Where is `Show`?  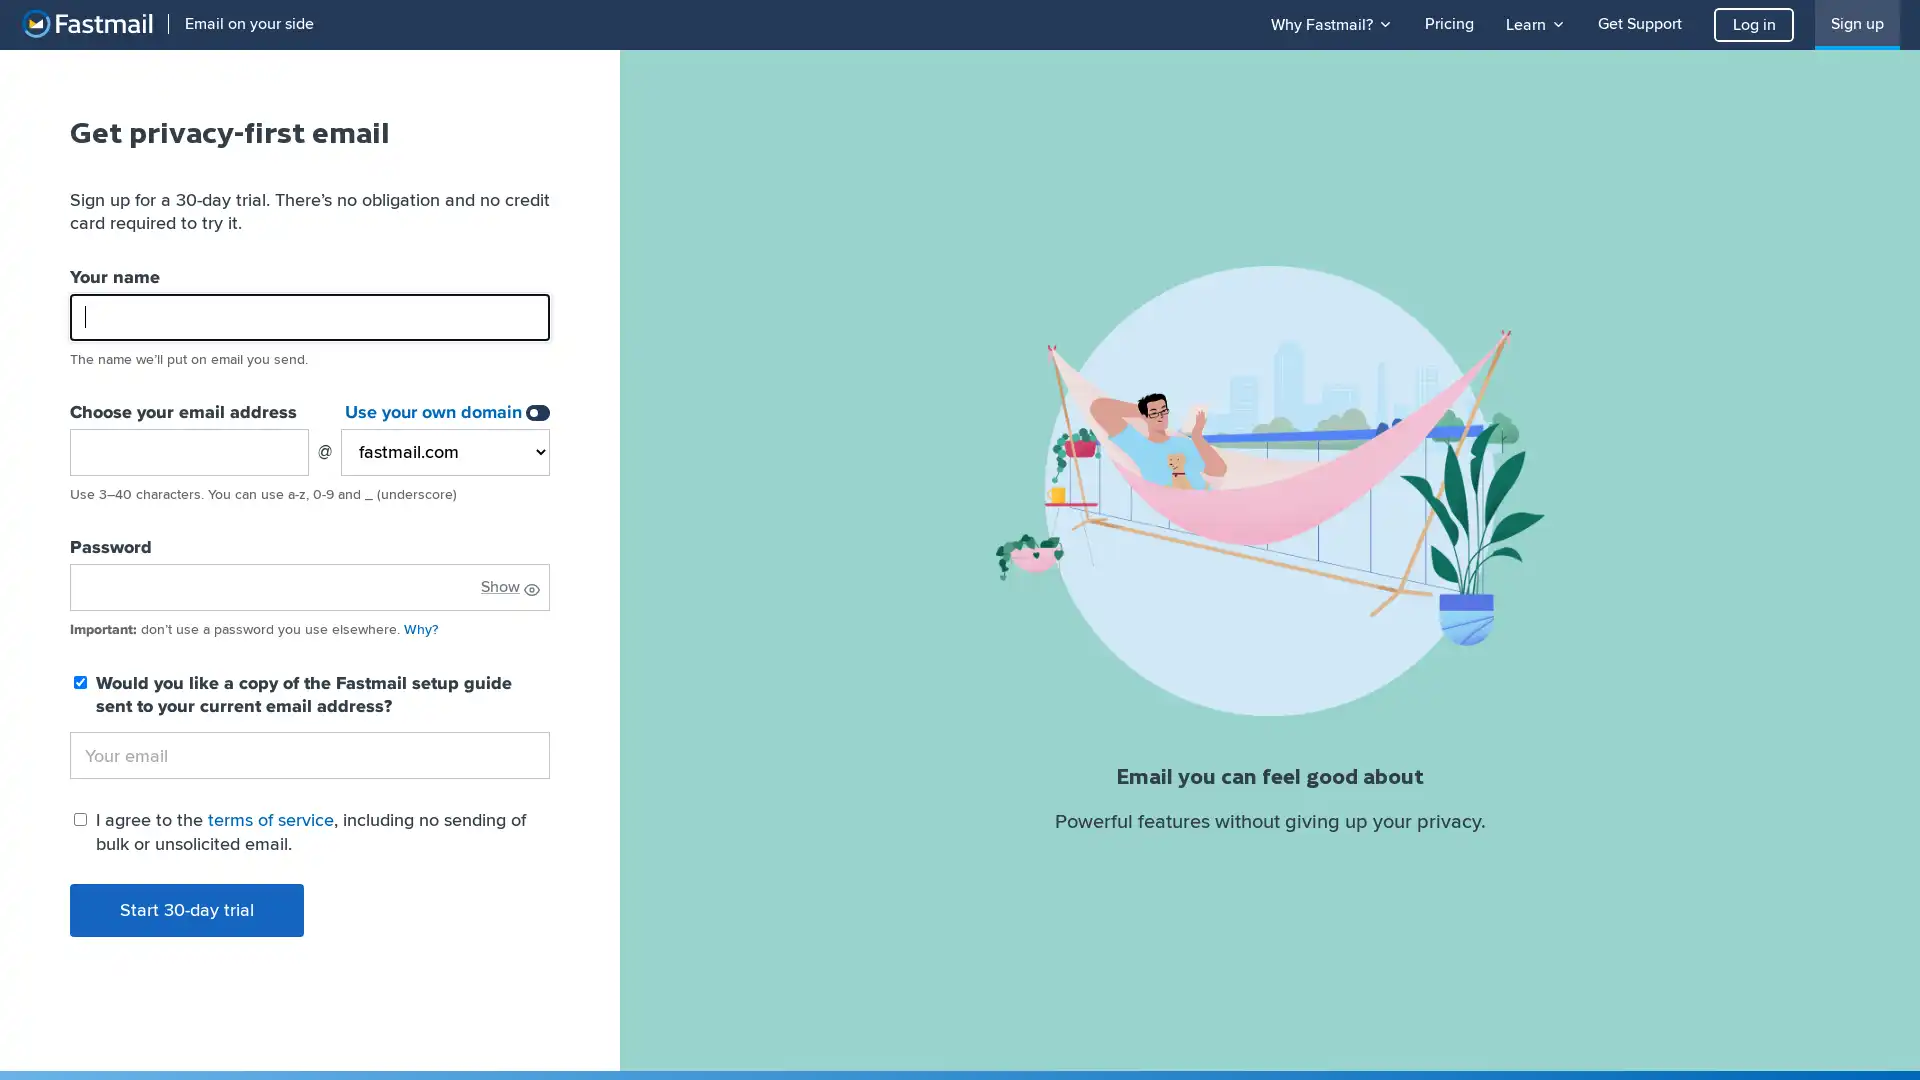
Show is located at coordinates (510, 586).